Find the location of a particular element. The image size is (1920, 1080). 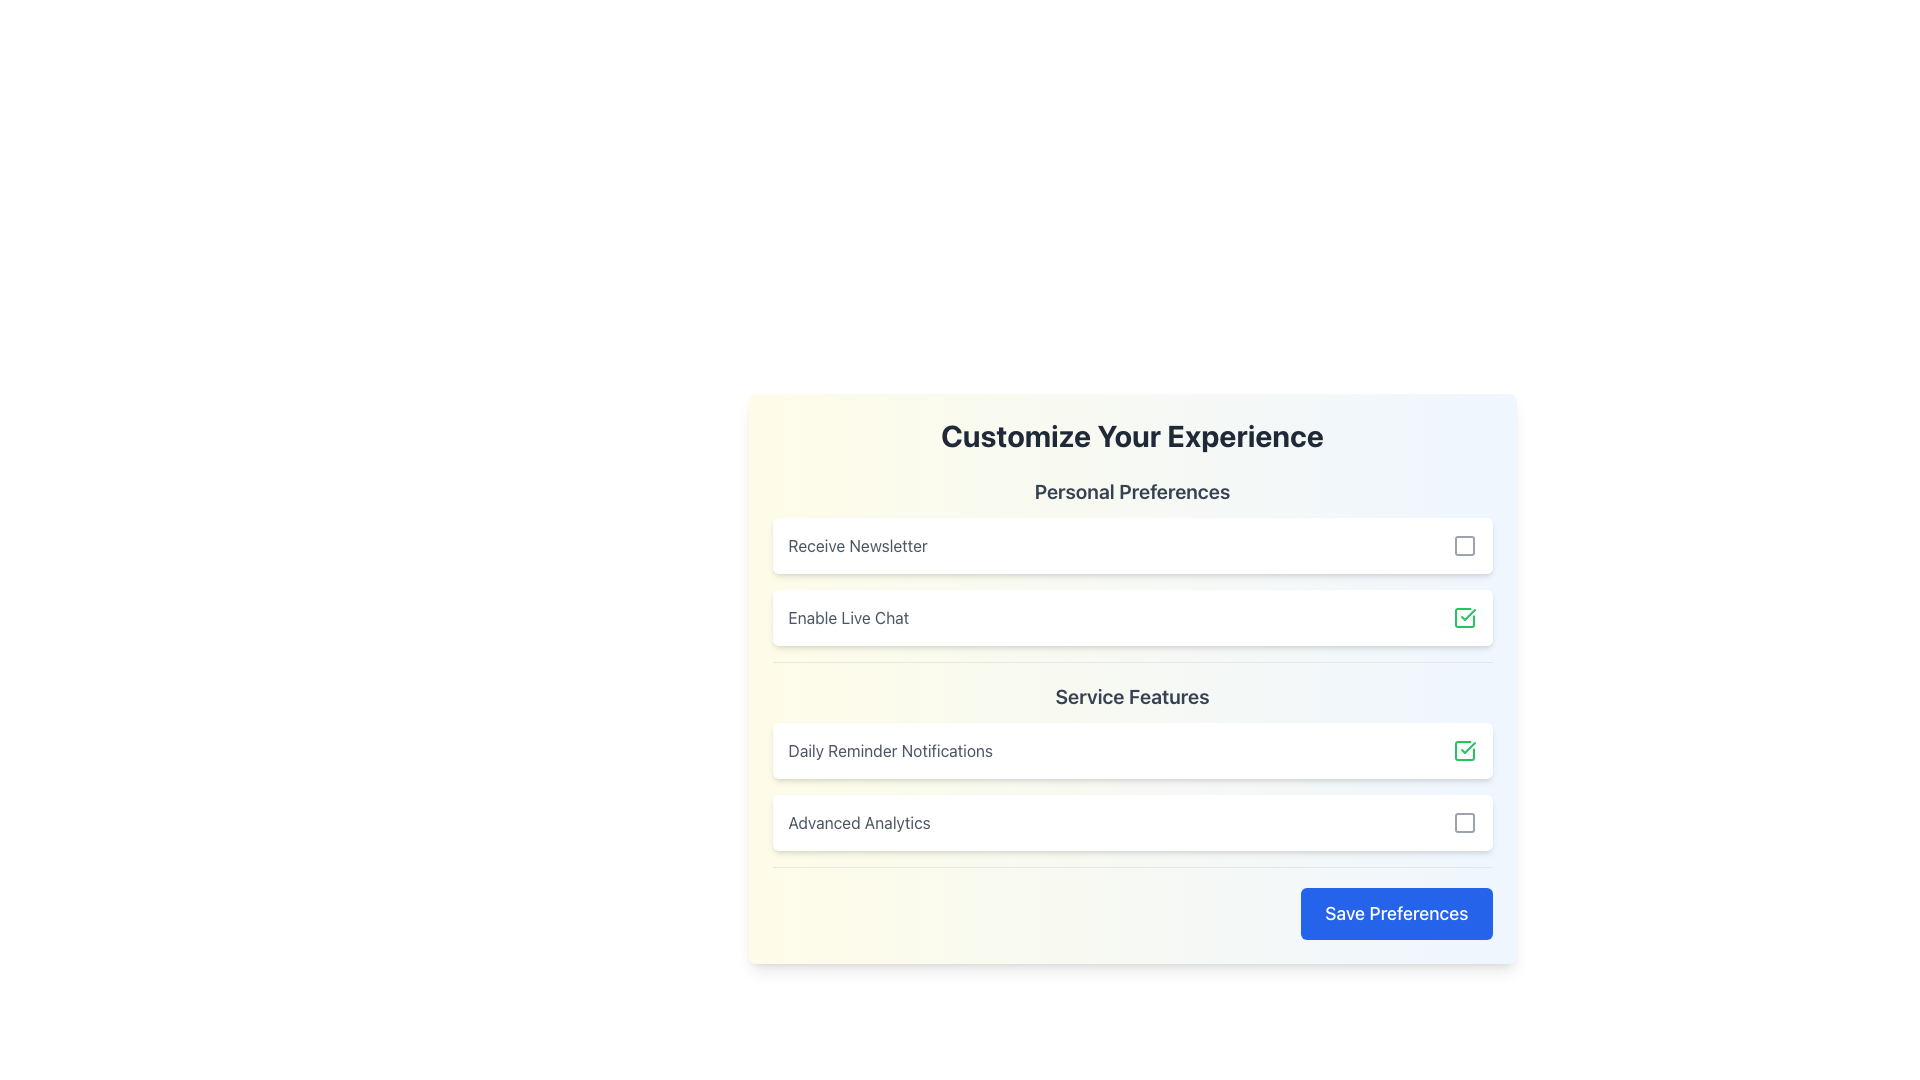

the checkbox is located at coordinates (1464, 546).